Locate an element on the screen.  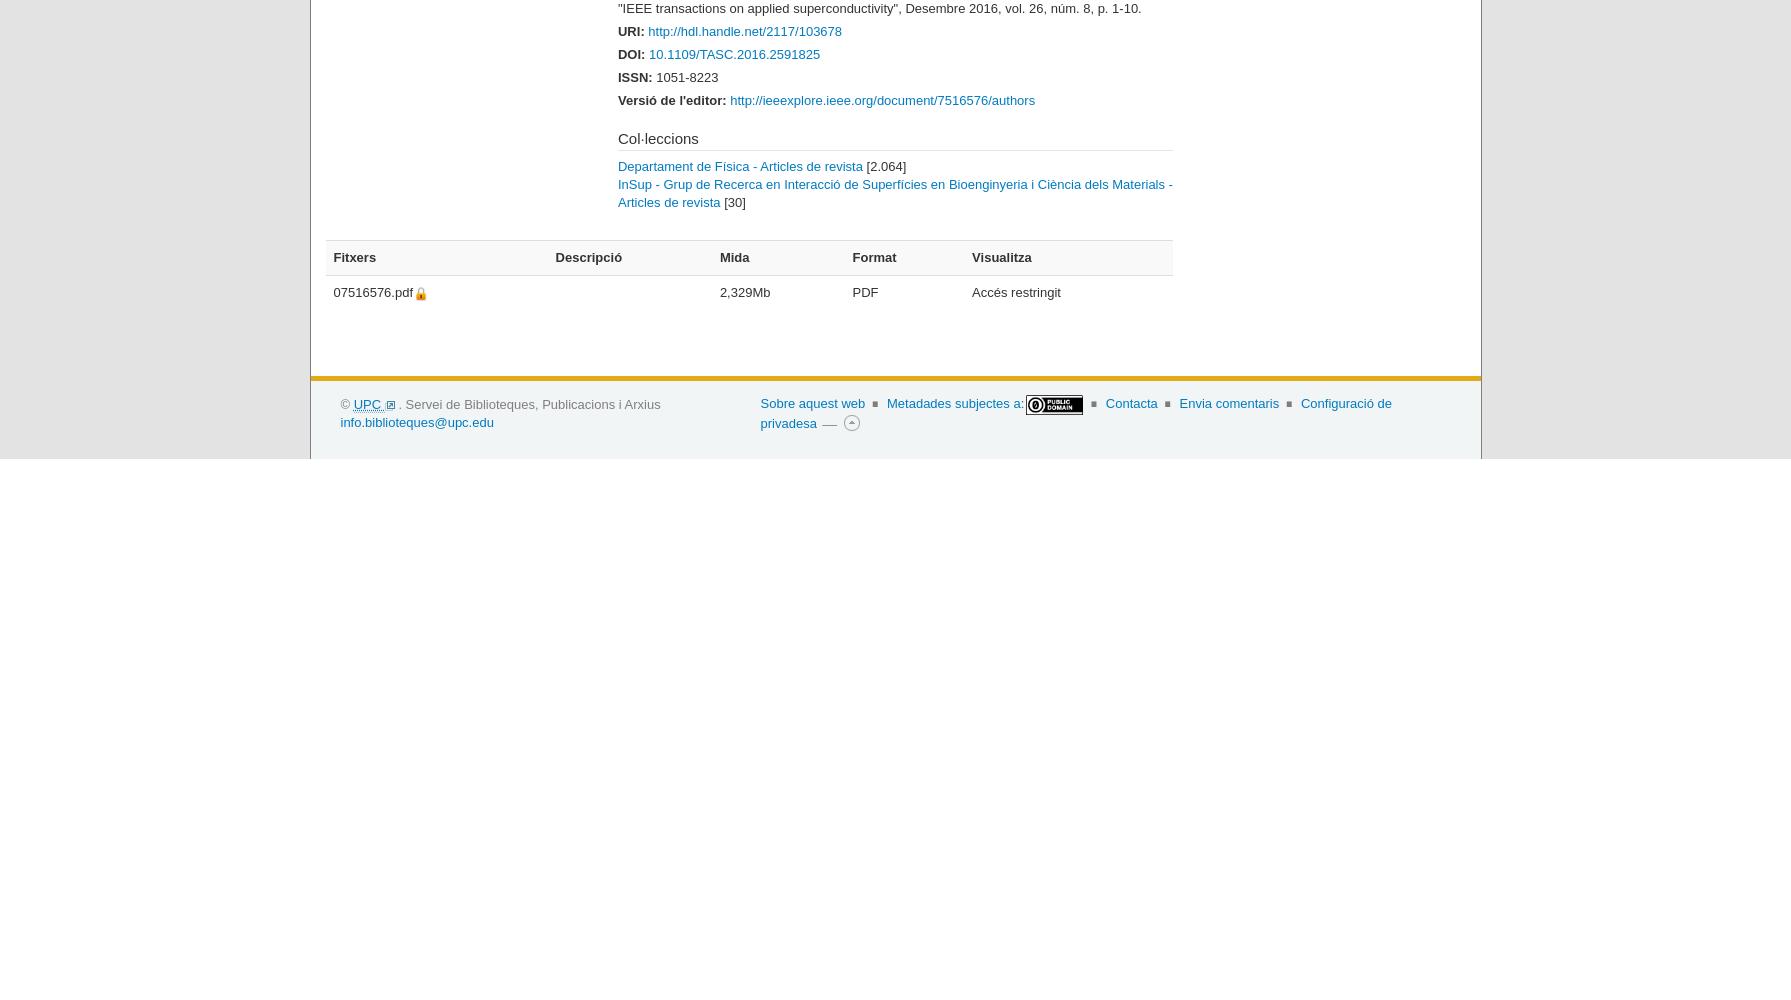
'Format' is located at coordinates (874, 256).